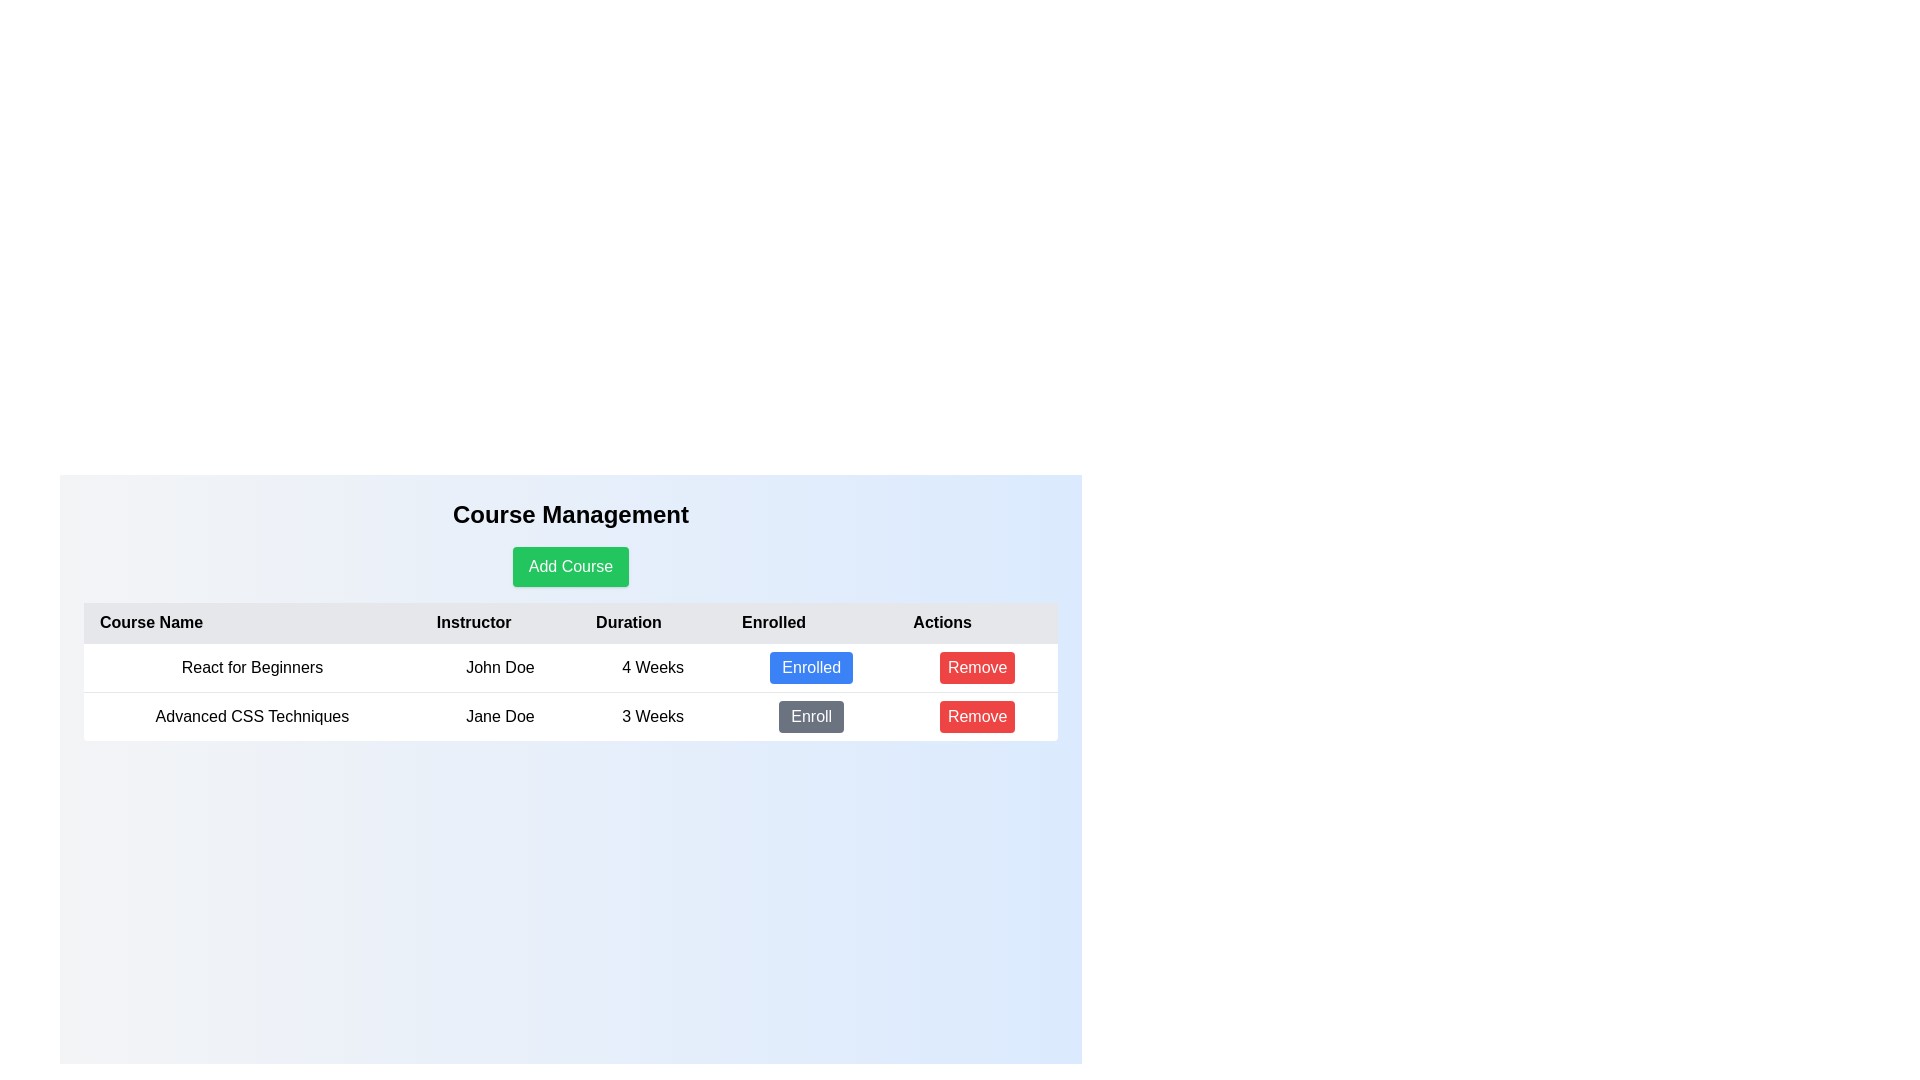 The width and height of the screenshot is (1920, 1080). What do you see at coordinates (251, 715) in the screenshot?
I see `the text label displaying 'Advanced CSS Techniques' in black font, which is located in the second row and first column of the table under the header 'Course Name'` at bounding box center [251, 715].